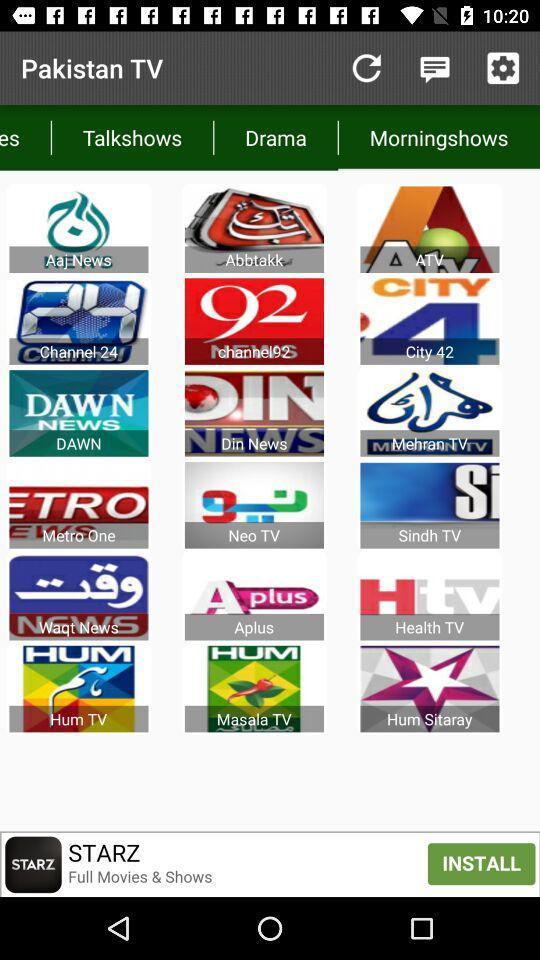  What do you see at coordinates (429, 504) in the screenshot?
I see `the third image in the fourth row` at bounding box center [429, 504].